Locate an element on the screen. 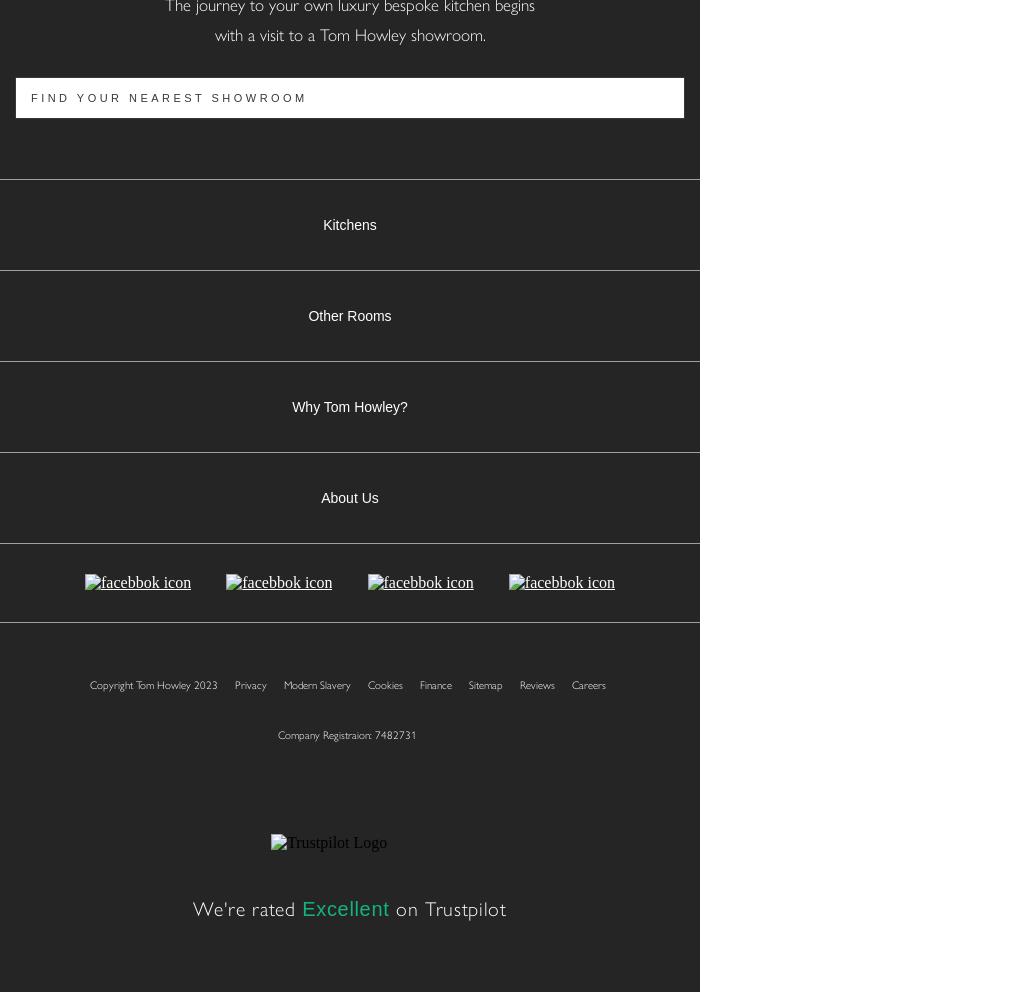 The width and height of the screenshot is (1024, 992). 'Sitemap' is located at coordinates (483, 683).